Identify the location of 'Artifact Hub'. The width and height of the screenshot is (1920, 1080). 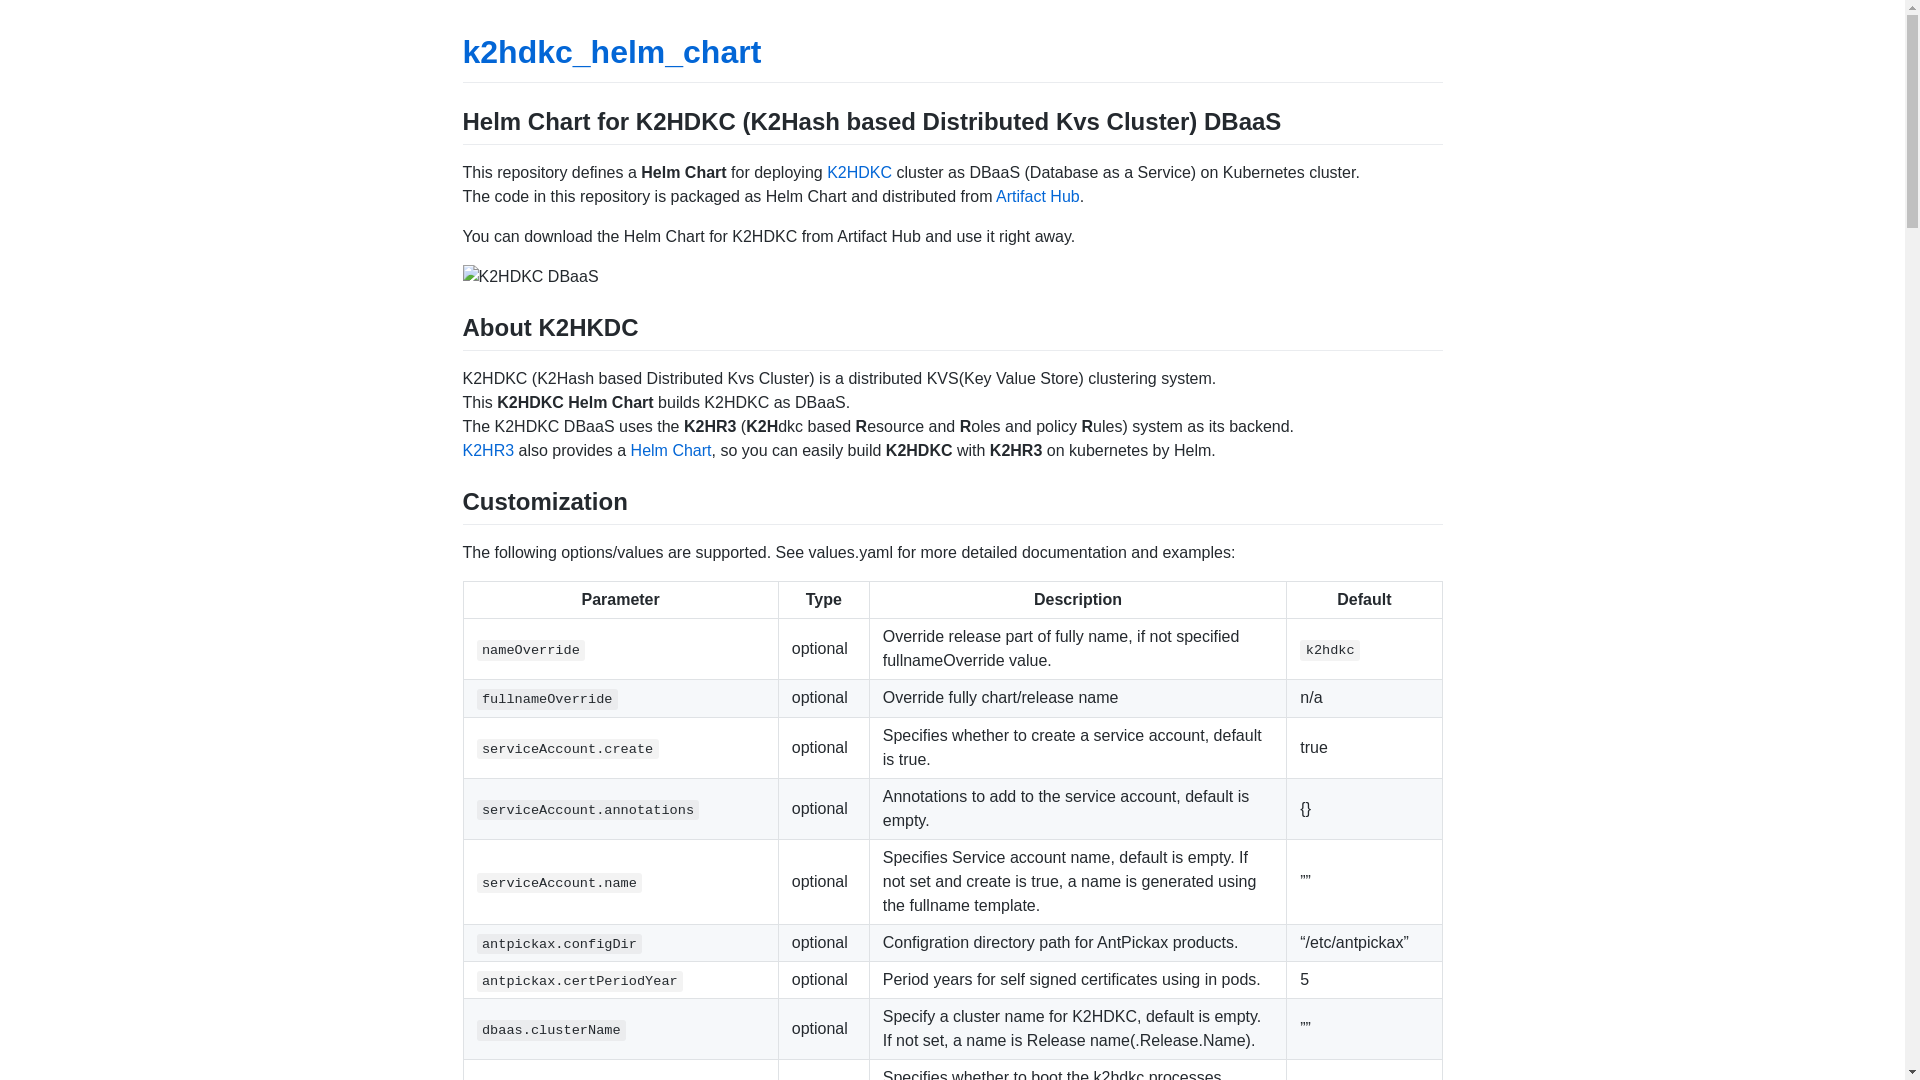
(996, 196).